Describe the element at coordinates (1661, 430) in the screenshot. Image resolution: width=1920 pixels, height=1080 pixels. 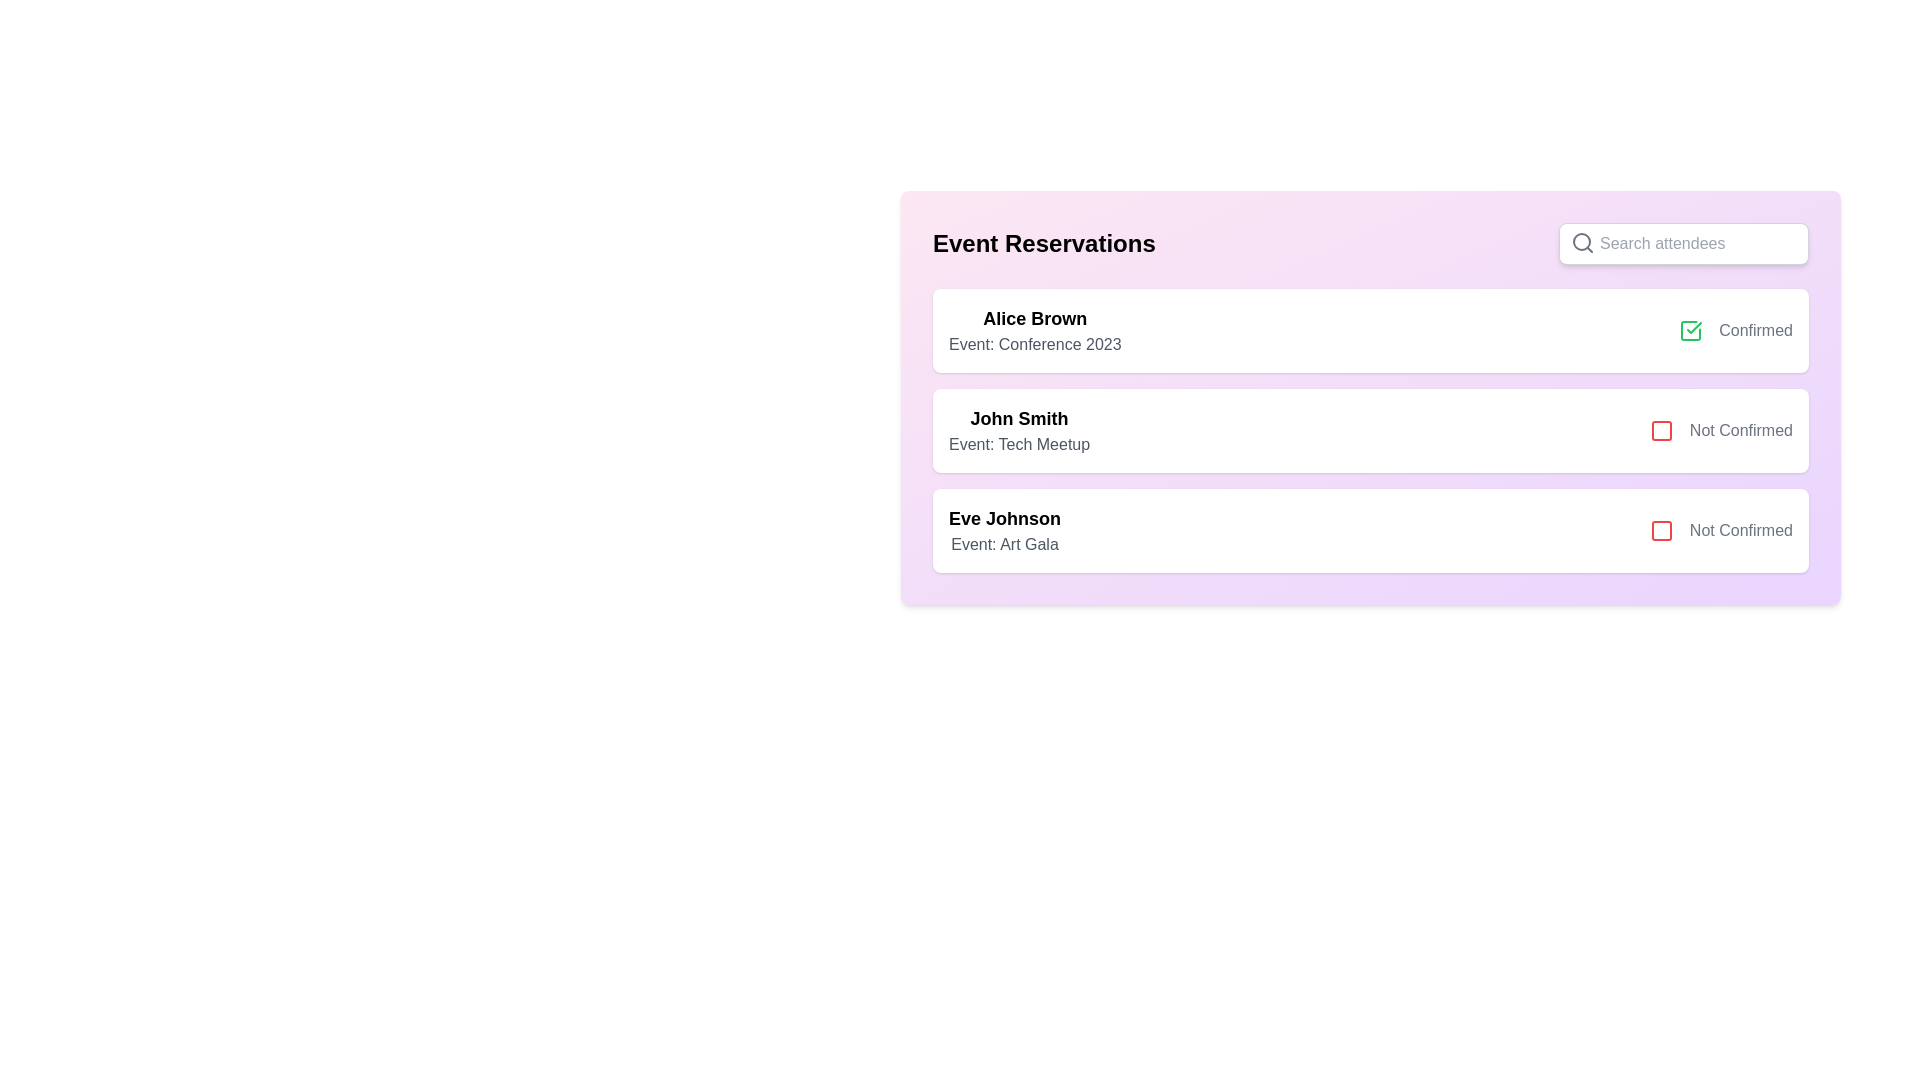
I see `red square icon with rounded corners located to the left of the 'Not Confirmed' text in the second row of the list under 'Event Reservations' for detailed information` at that location.